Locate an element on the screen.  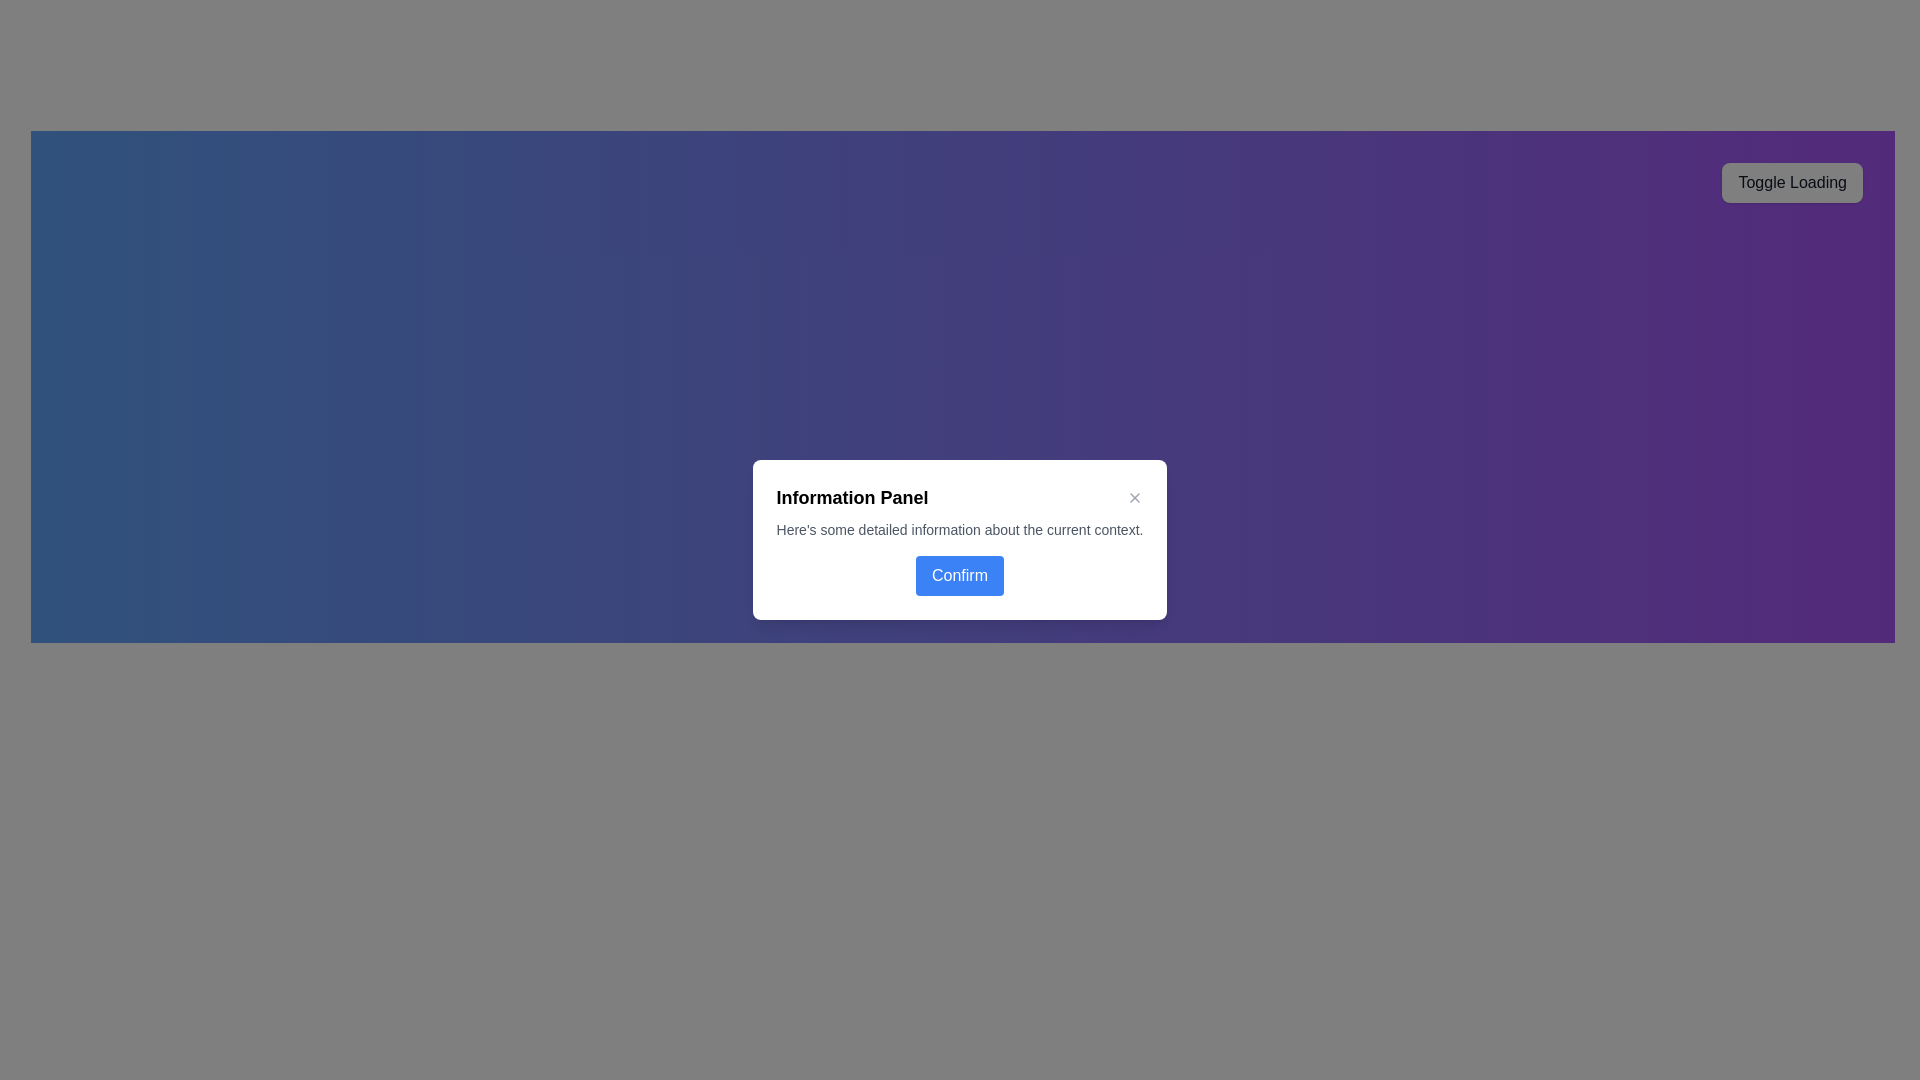
the close button (an 'X' symbol) located at the top-right corner of the Information Panel is located at coordinates (1134, 496).